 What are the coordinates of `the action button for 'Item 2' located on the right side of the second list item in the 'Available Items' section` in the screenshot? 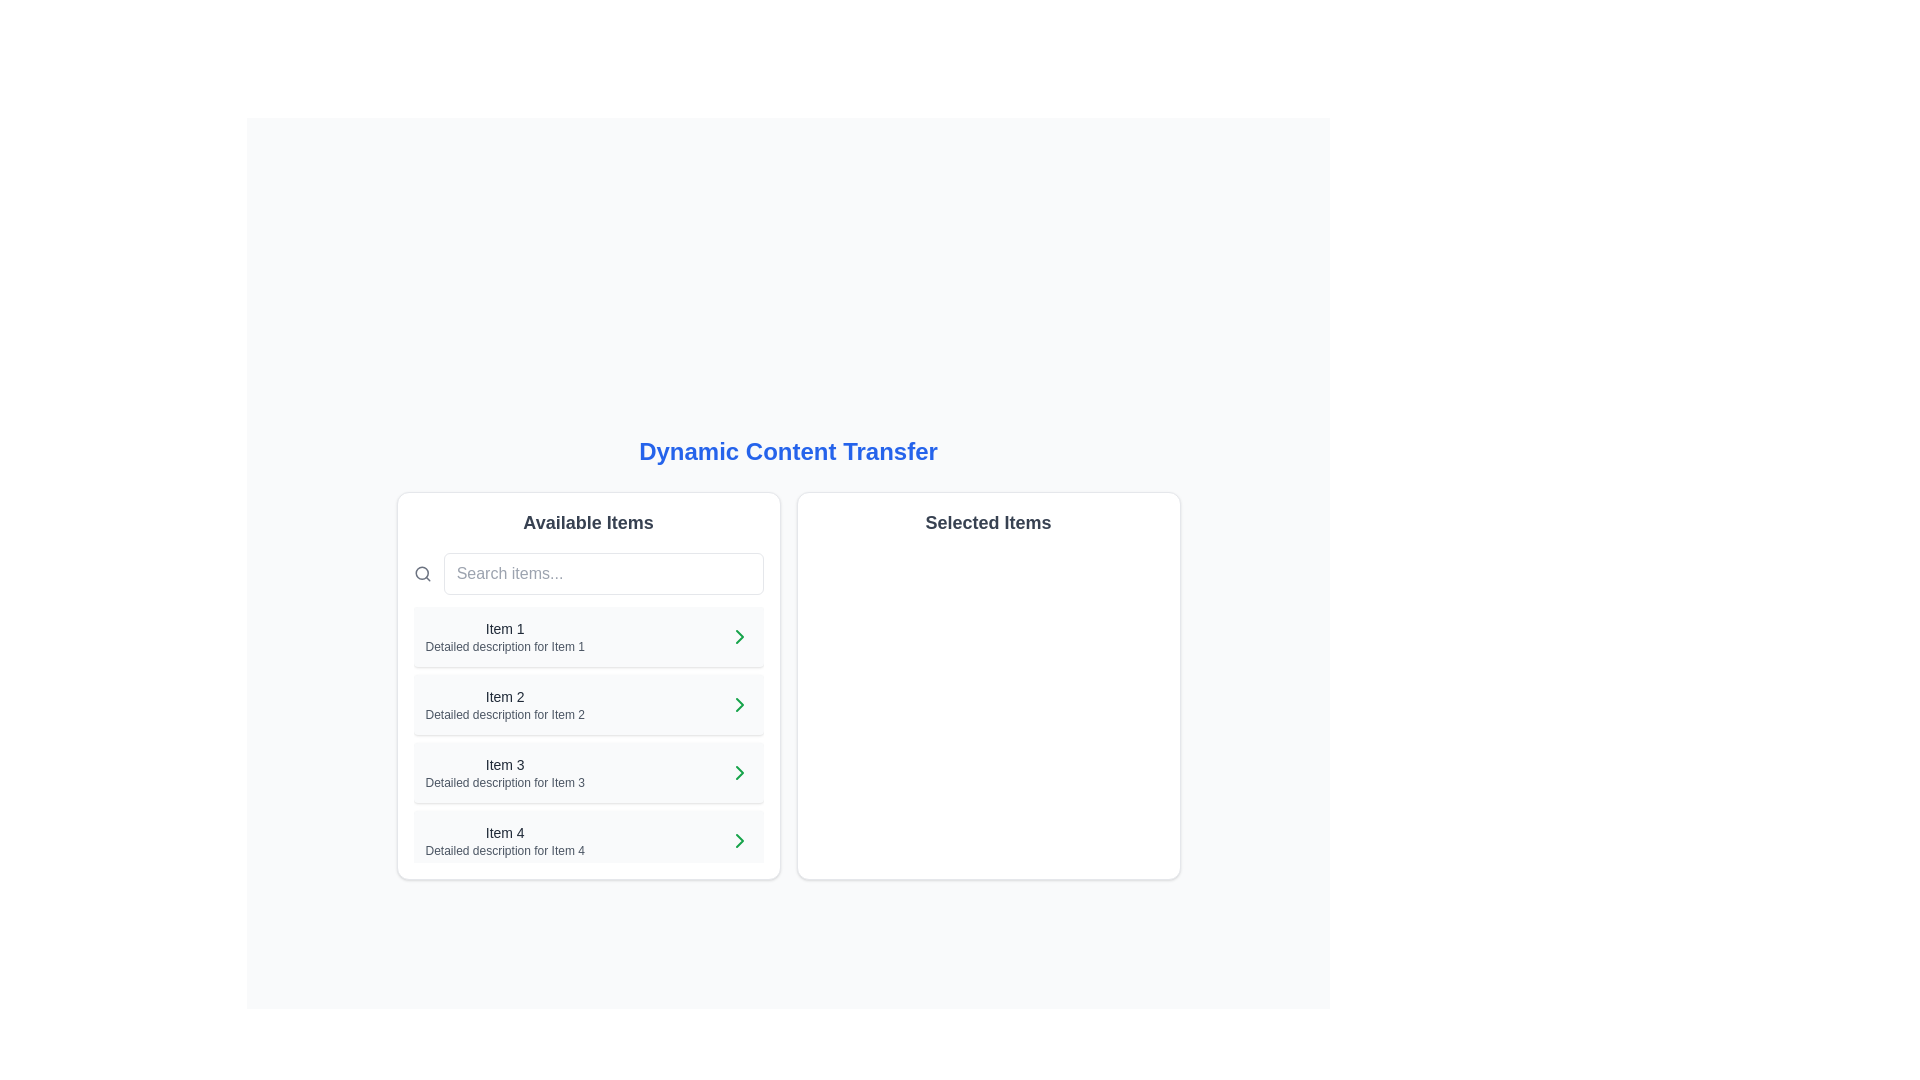 It's located at (738, 704).